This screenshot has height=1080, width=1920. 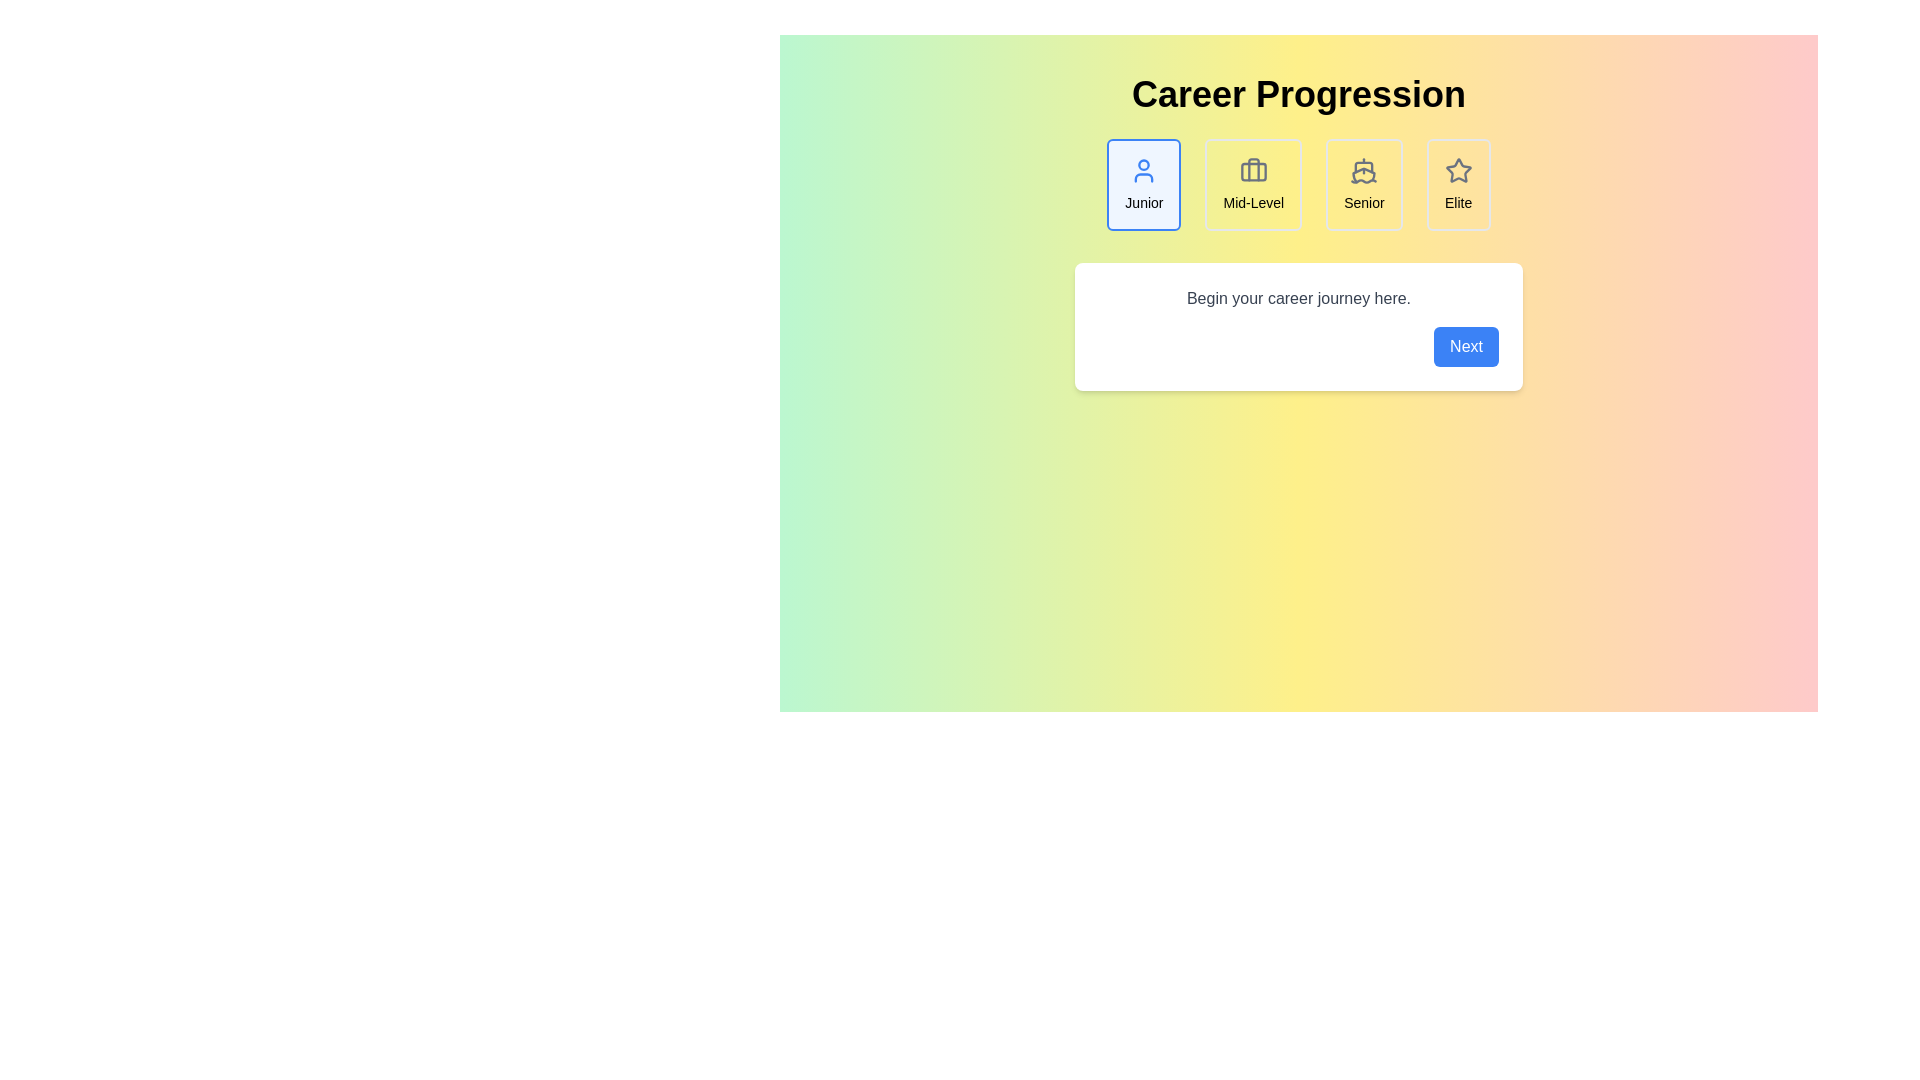 I want to click on the 'Next' button to proceed to the next step, so click(x=1466, y=346).